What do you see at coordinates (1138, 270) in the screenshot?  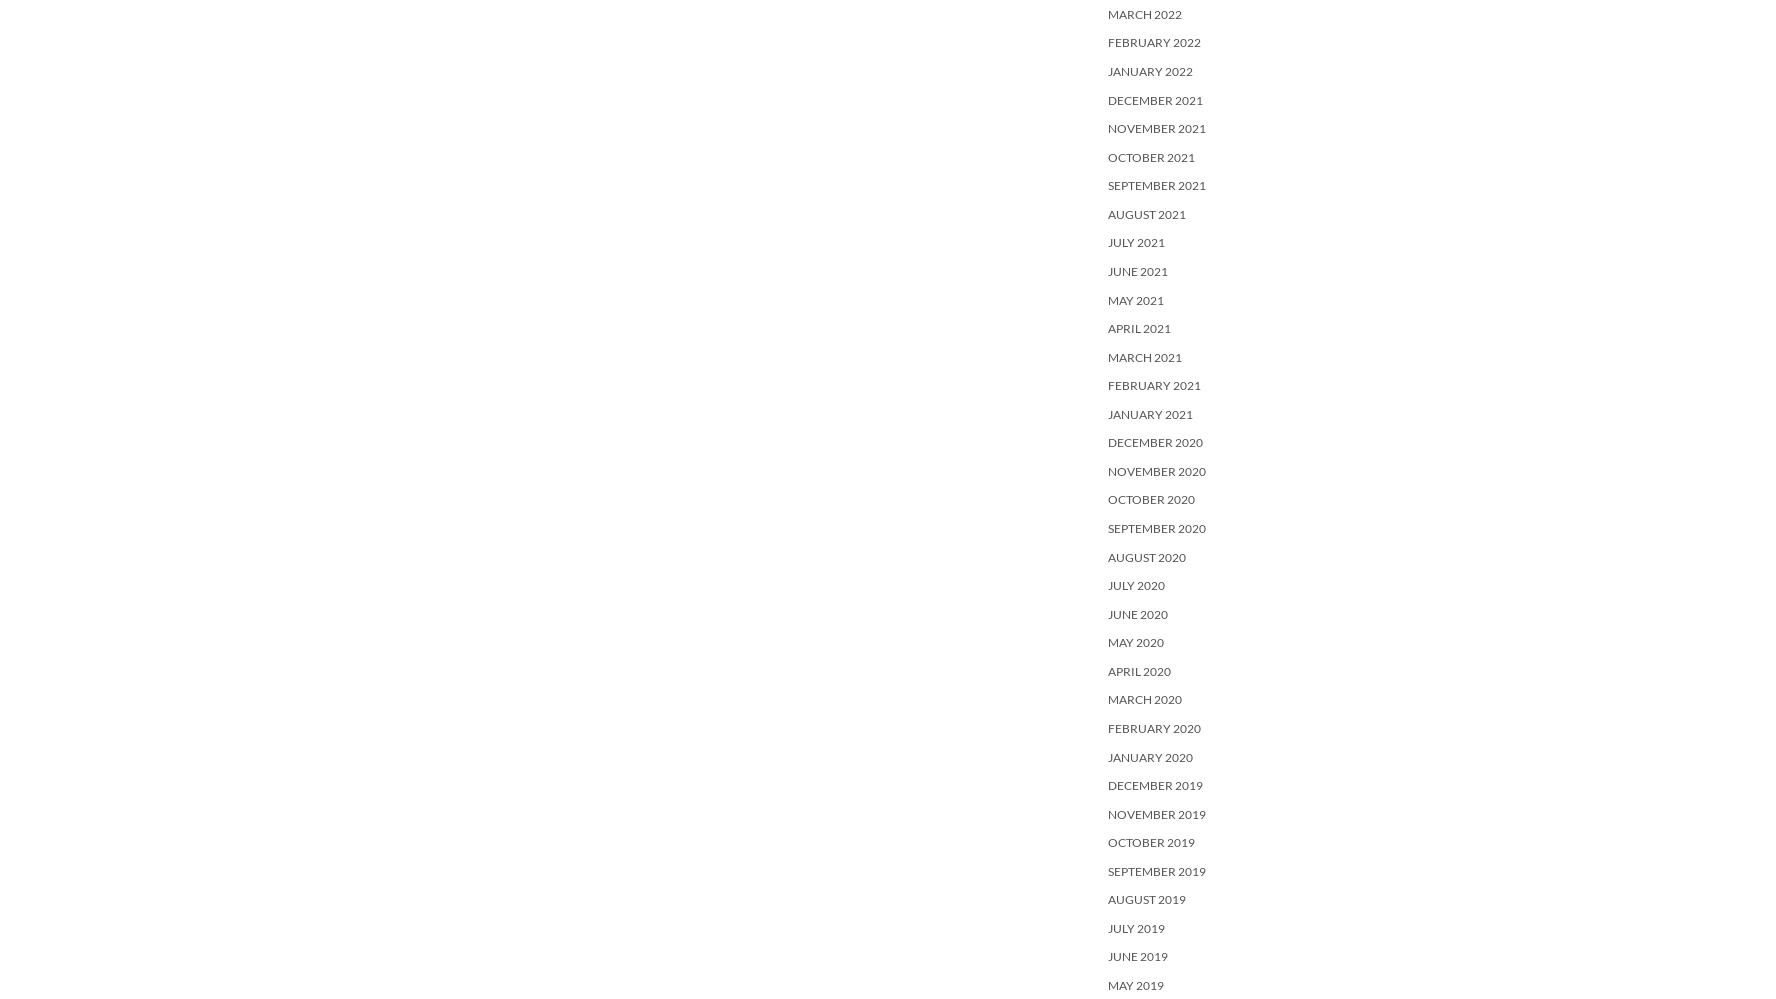 I see `'June 2021'` at bounding box center [1138, 270].